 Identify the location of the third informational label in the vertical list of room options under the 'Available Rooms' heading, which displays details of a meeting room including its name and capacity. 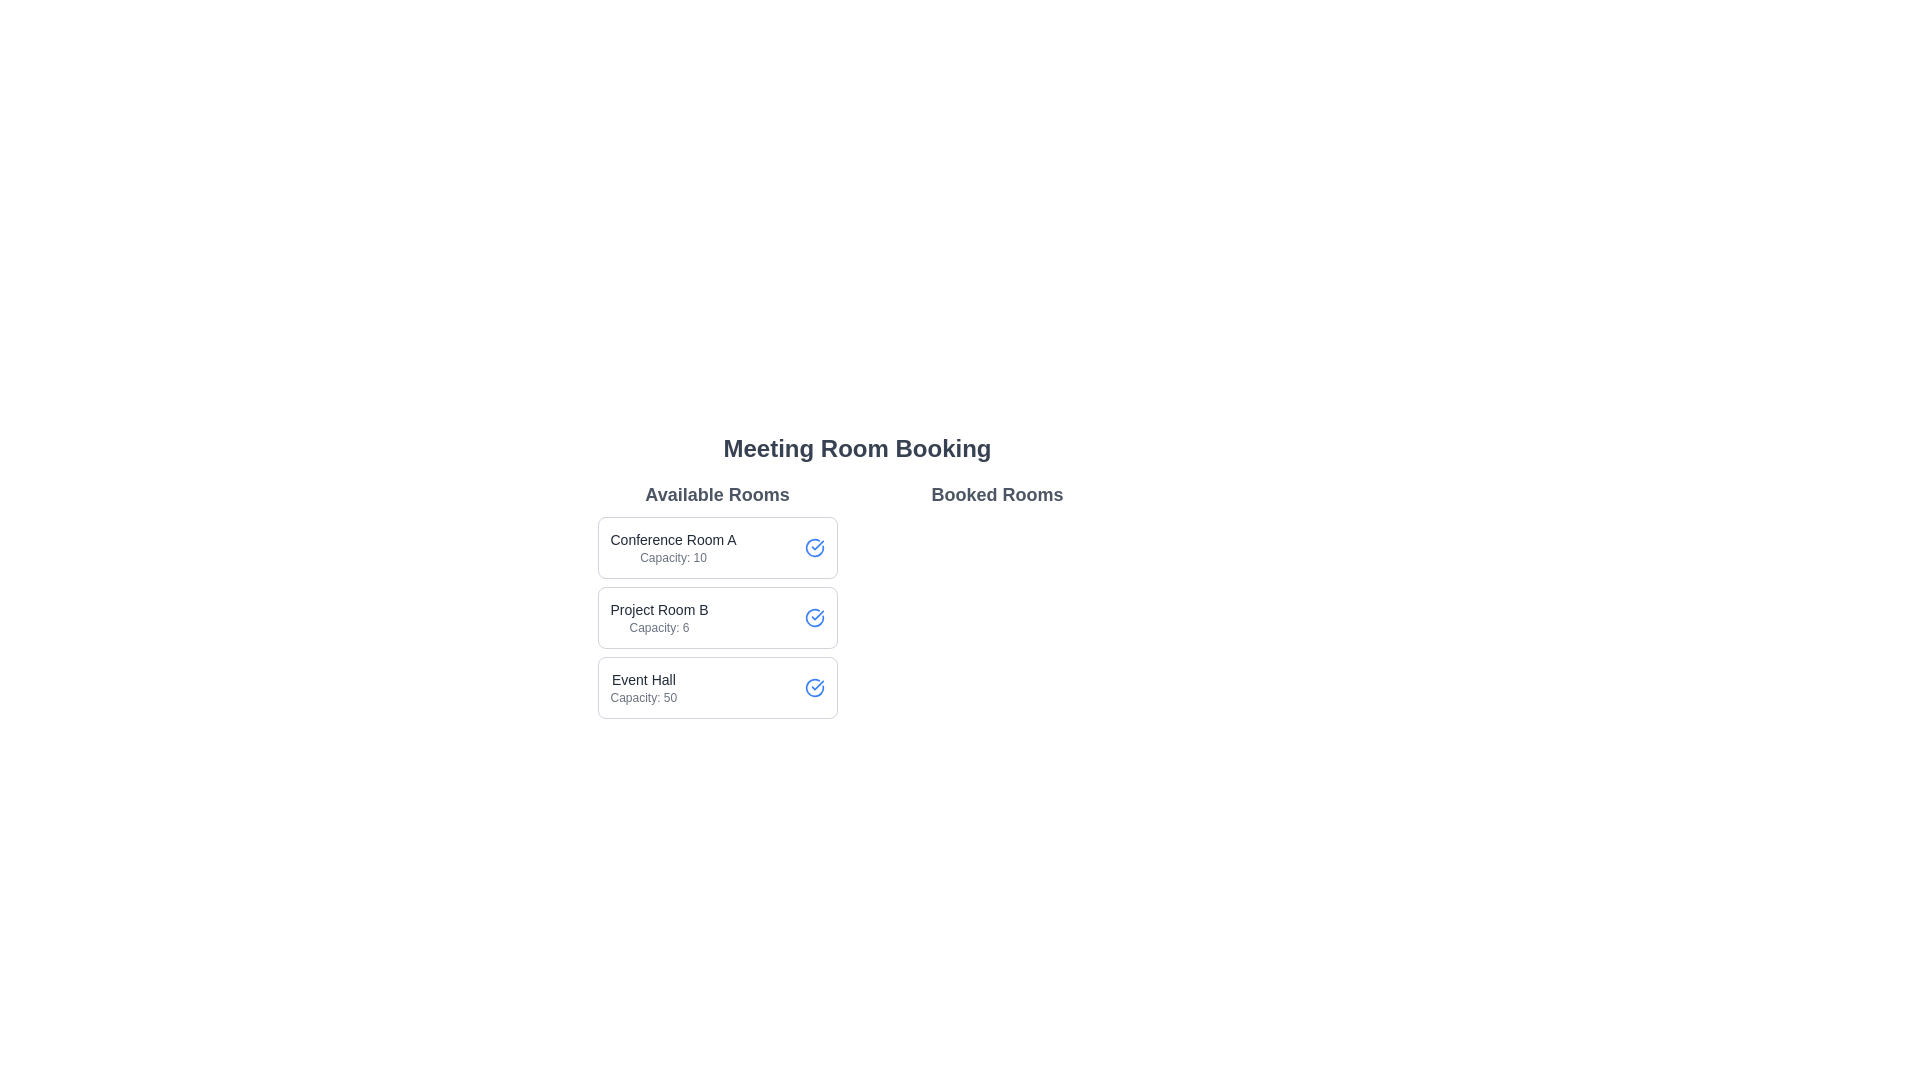
(643, 686).